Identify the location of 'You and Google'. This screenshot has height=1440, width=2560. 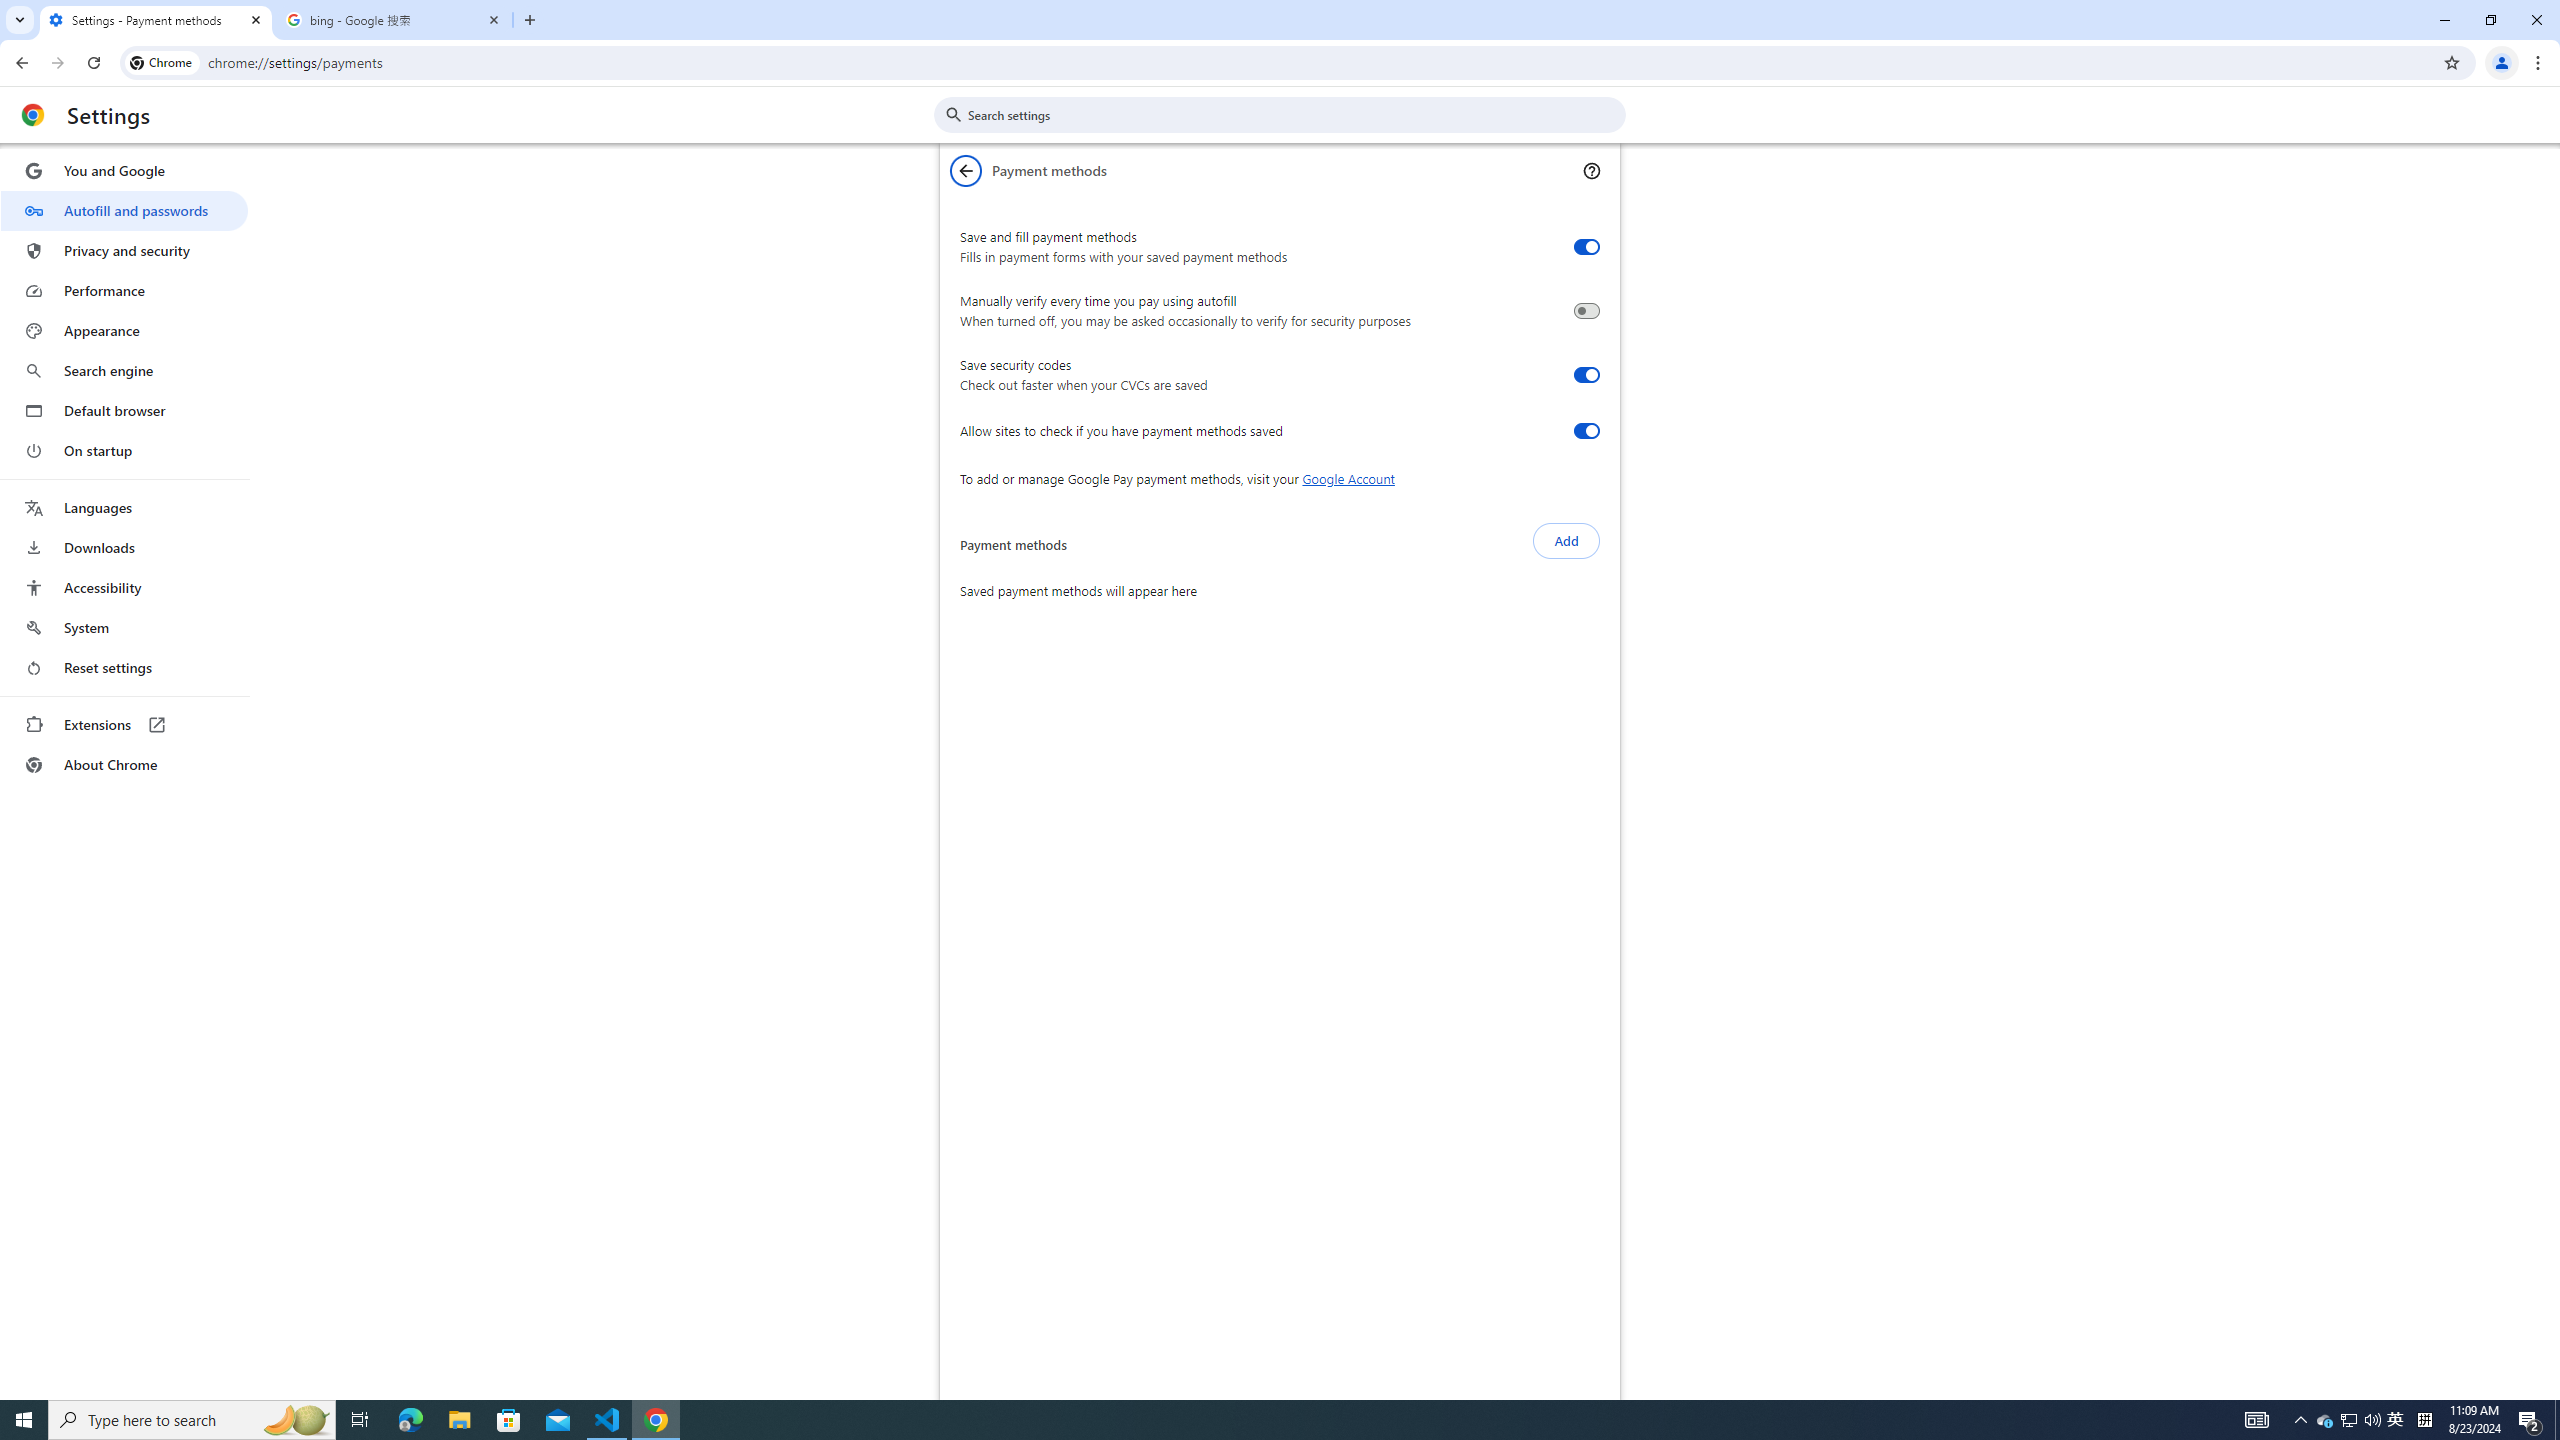
(123, 171).